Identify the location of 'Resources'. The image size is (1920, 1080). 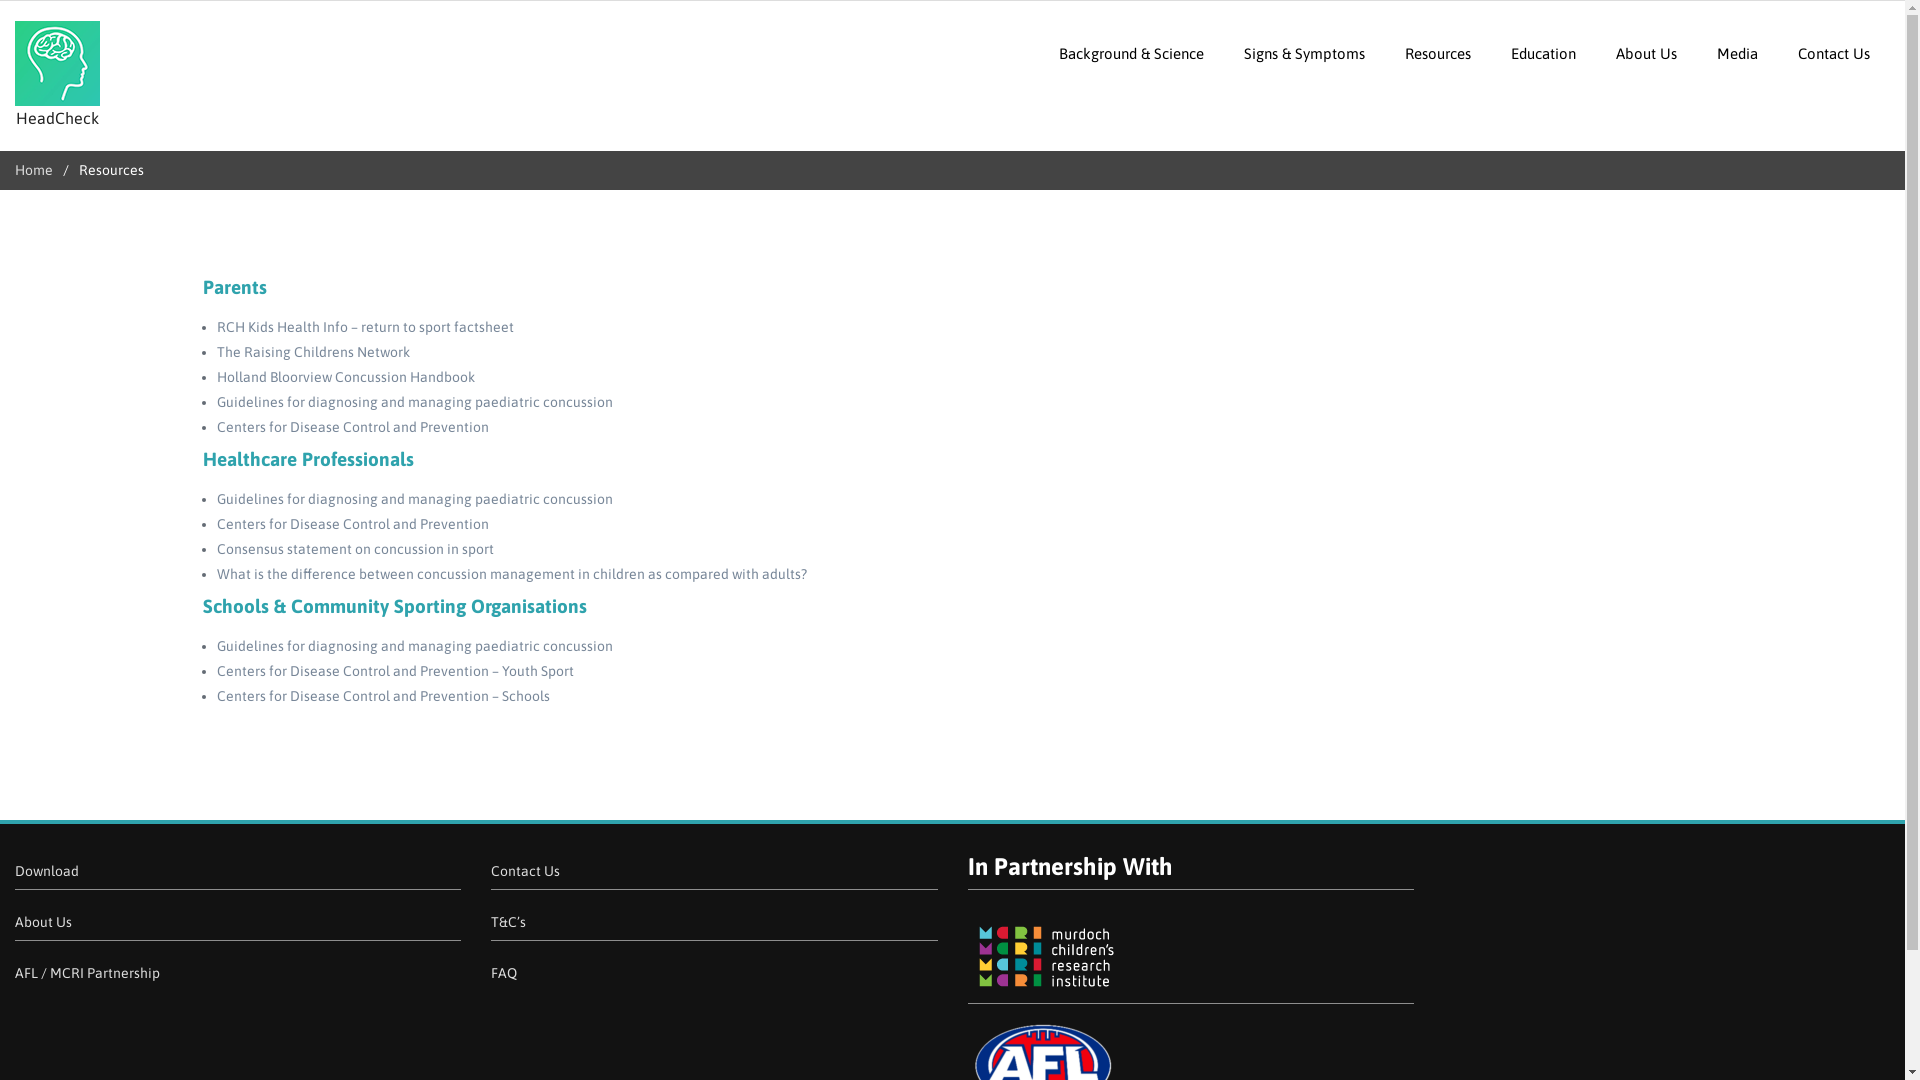
(1384, 52).